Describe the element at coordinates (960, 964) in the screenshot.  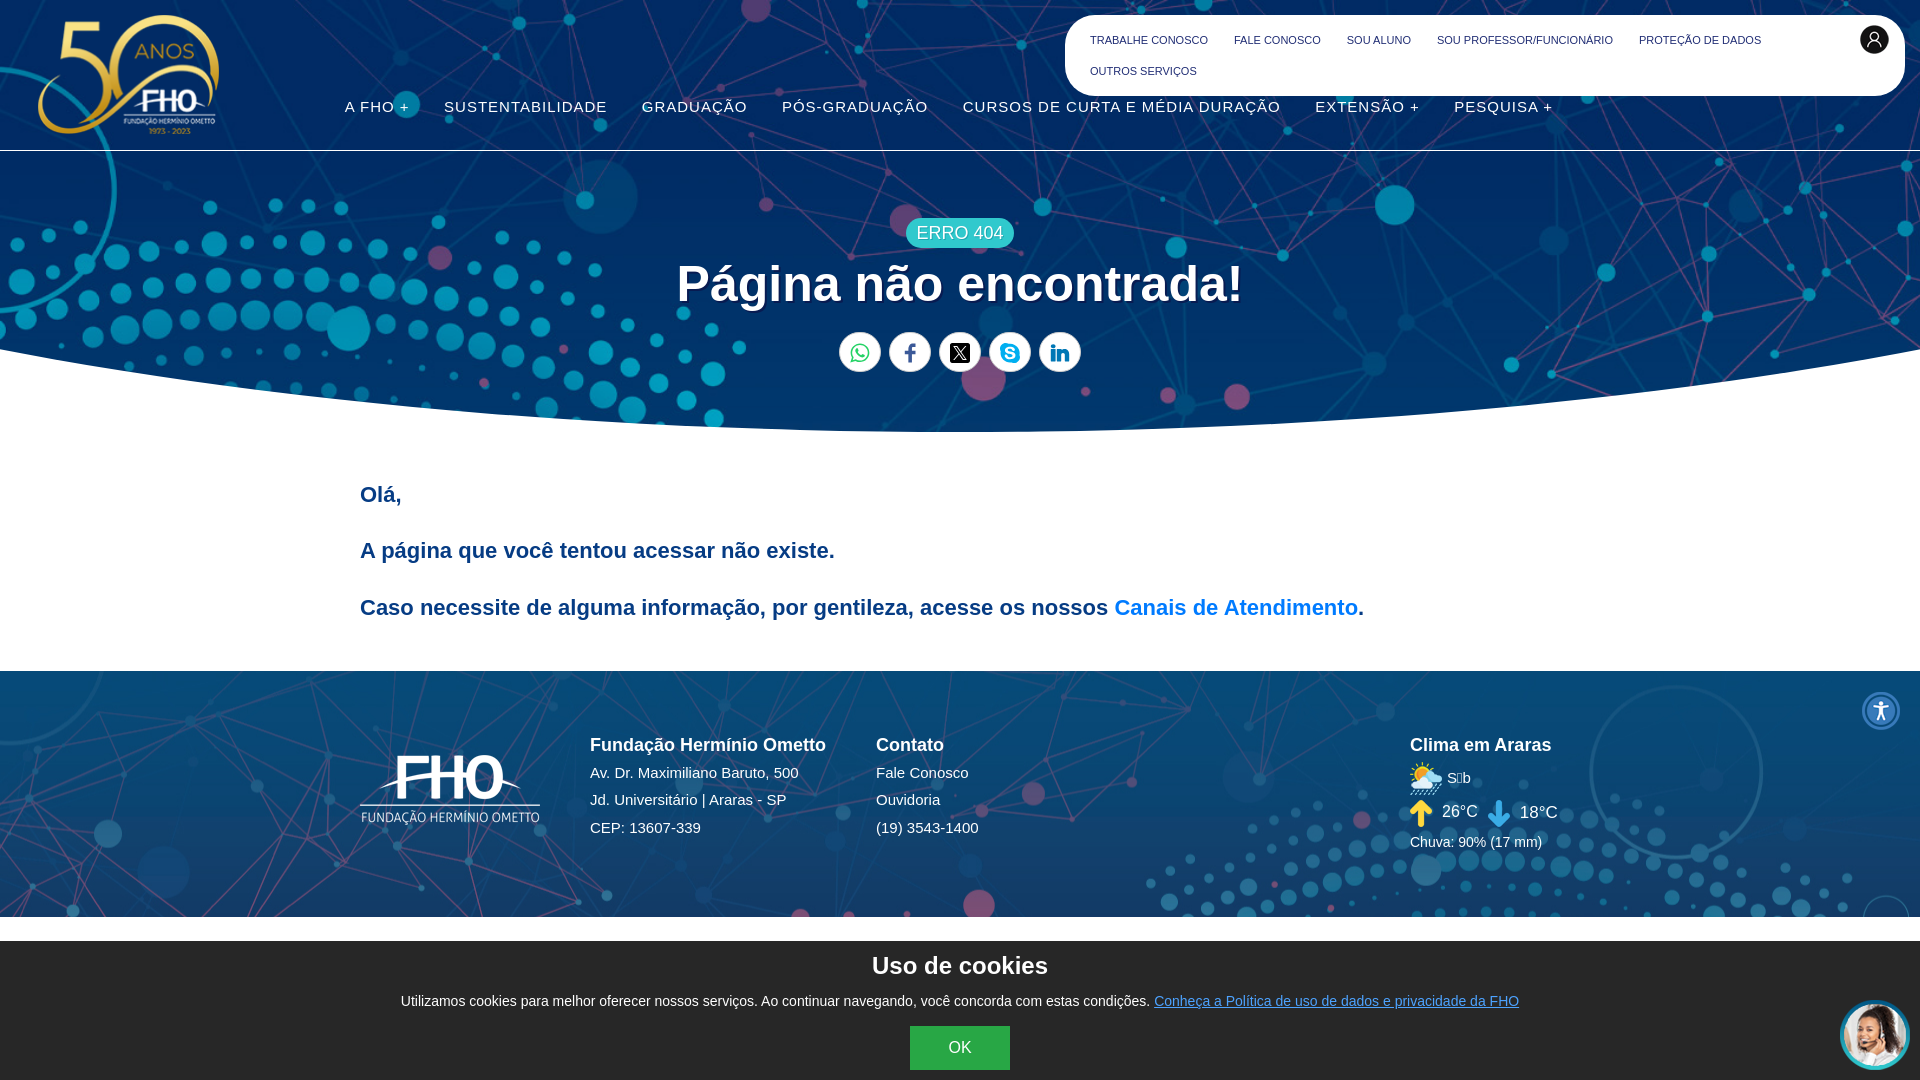
I see `'Uso de cookies'` at that location.